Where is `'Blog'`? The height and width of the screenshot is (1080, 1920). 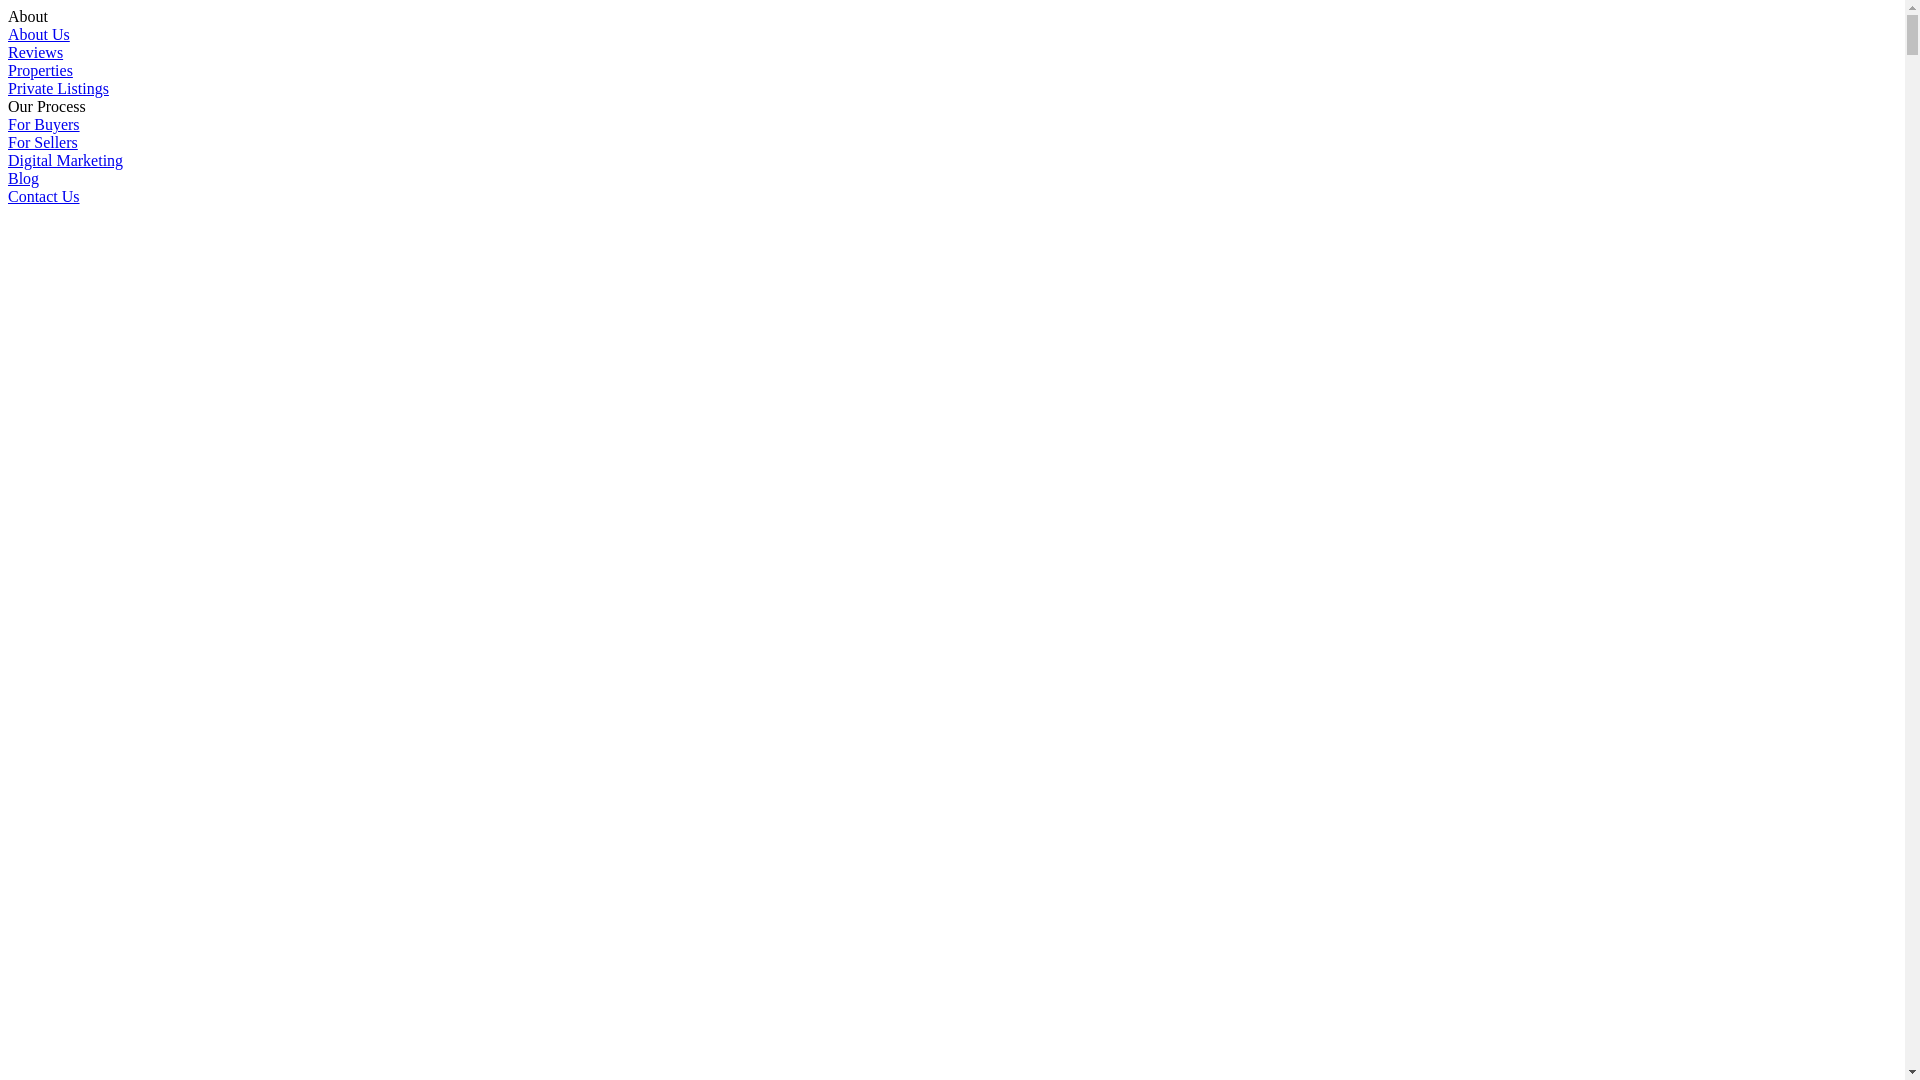
'Blog' is located at coordinates (23, 177).